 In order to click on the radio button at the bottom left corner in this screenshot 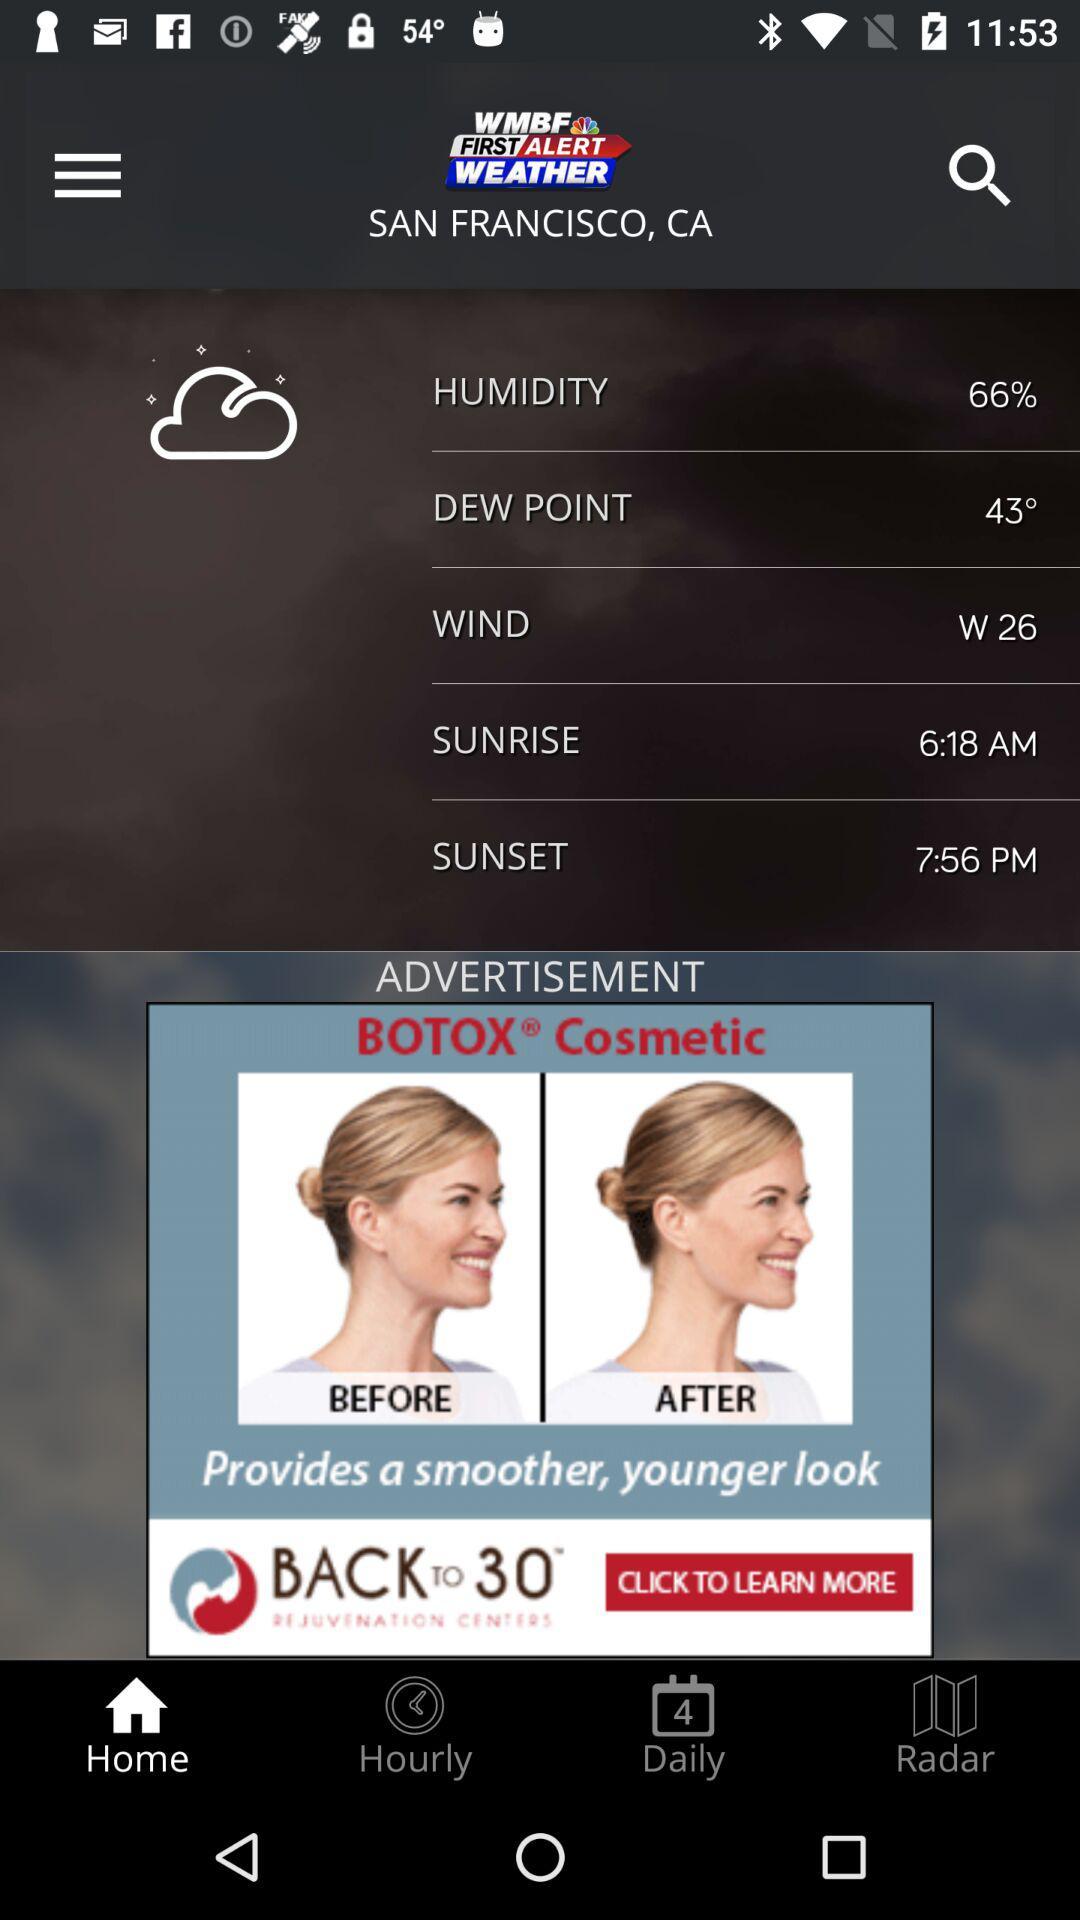, I will do `click(135, 1726)`.